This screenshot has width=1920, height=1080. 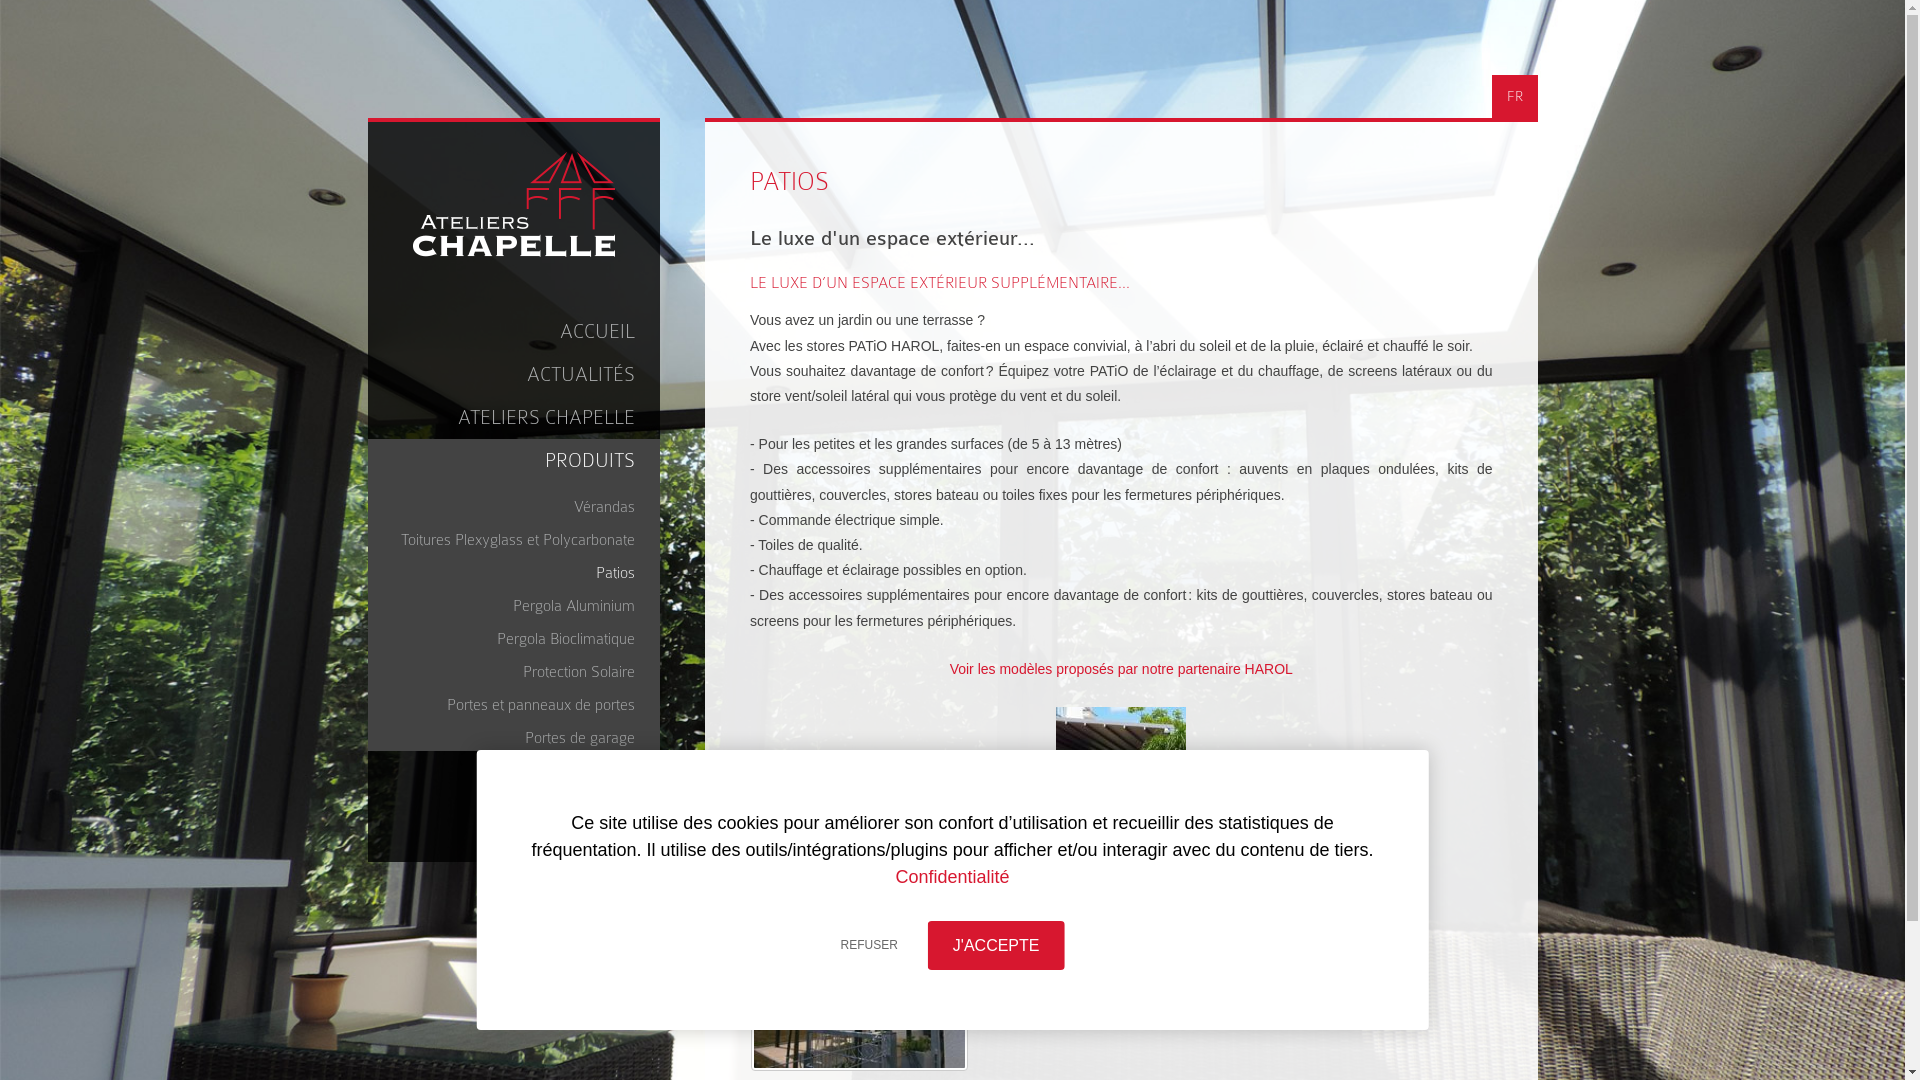 I want to click on 'FR', so click(x=1513, y=96).